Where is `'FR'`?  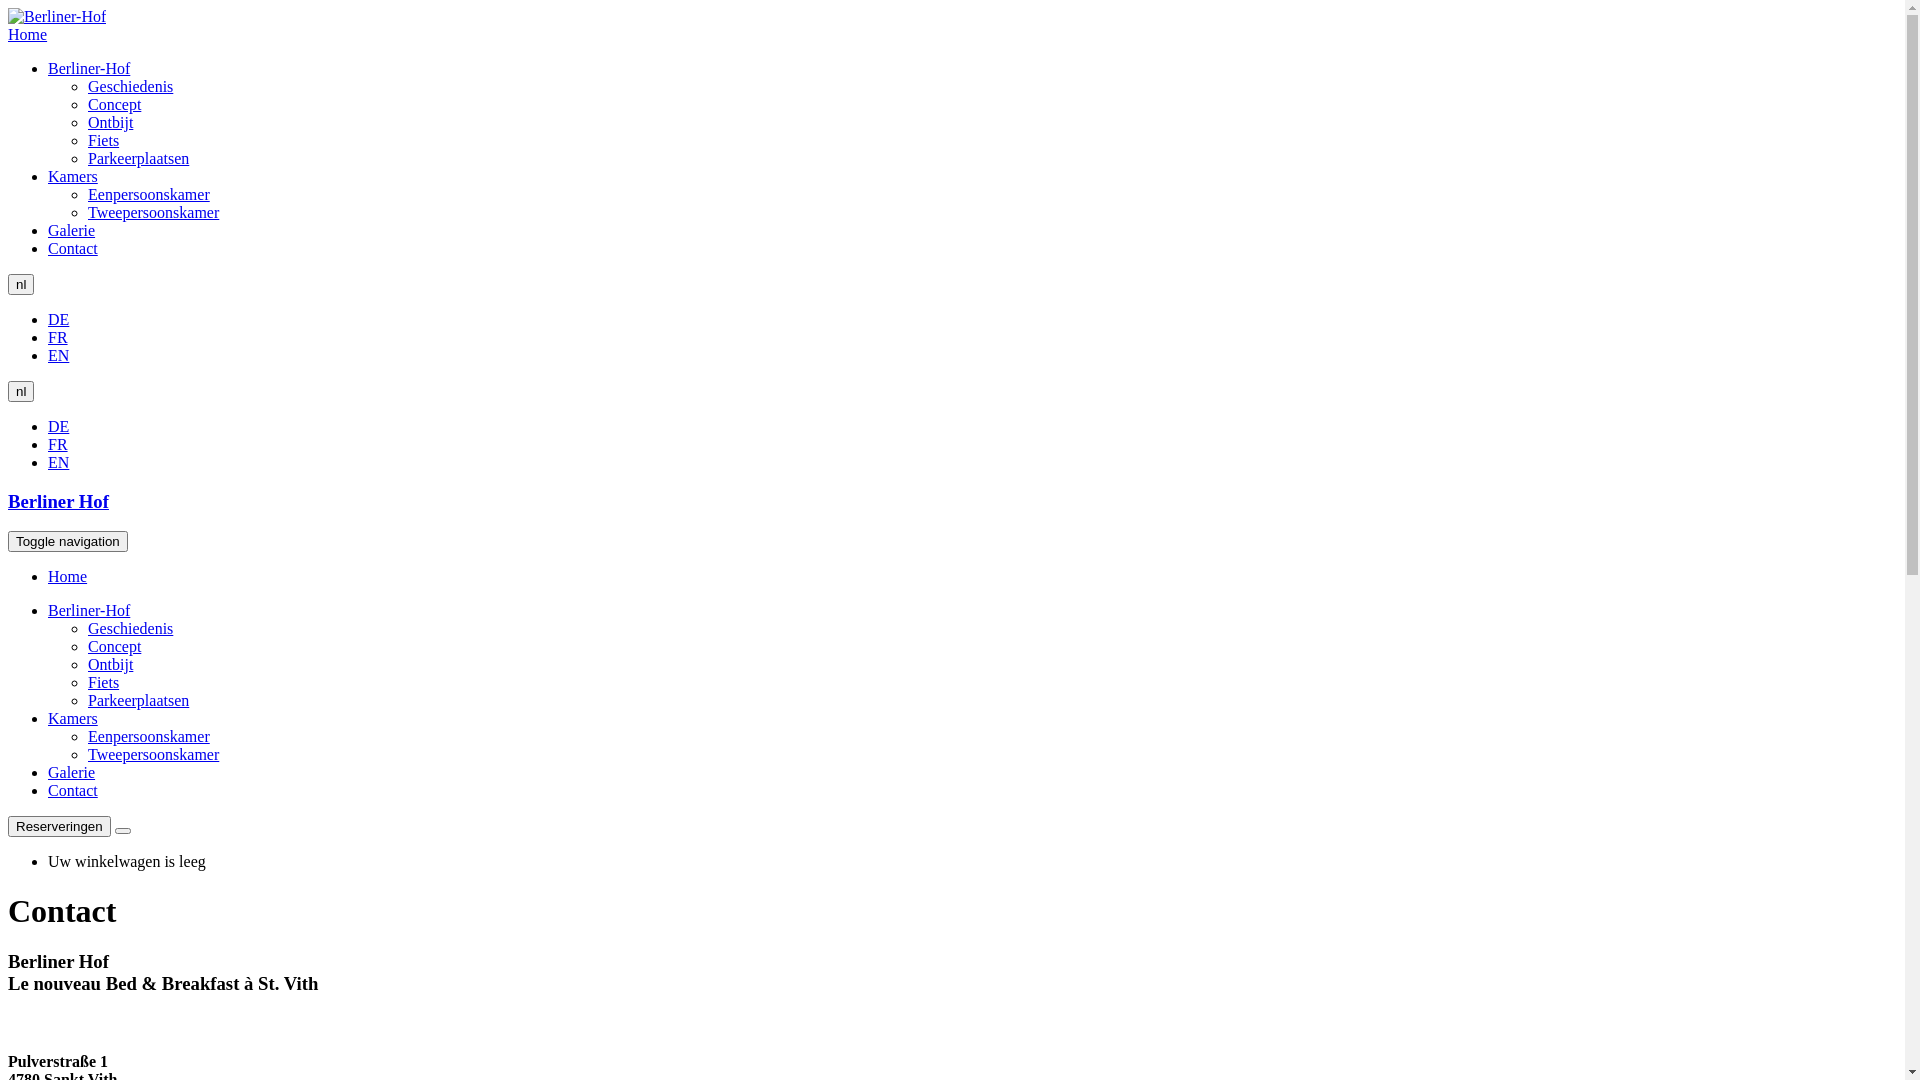
'FR' is located at coordinates (48, 336).